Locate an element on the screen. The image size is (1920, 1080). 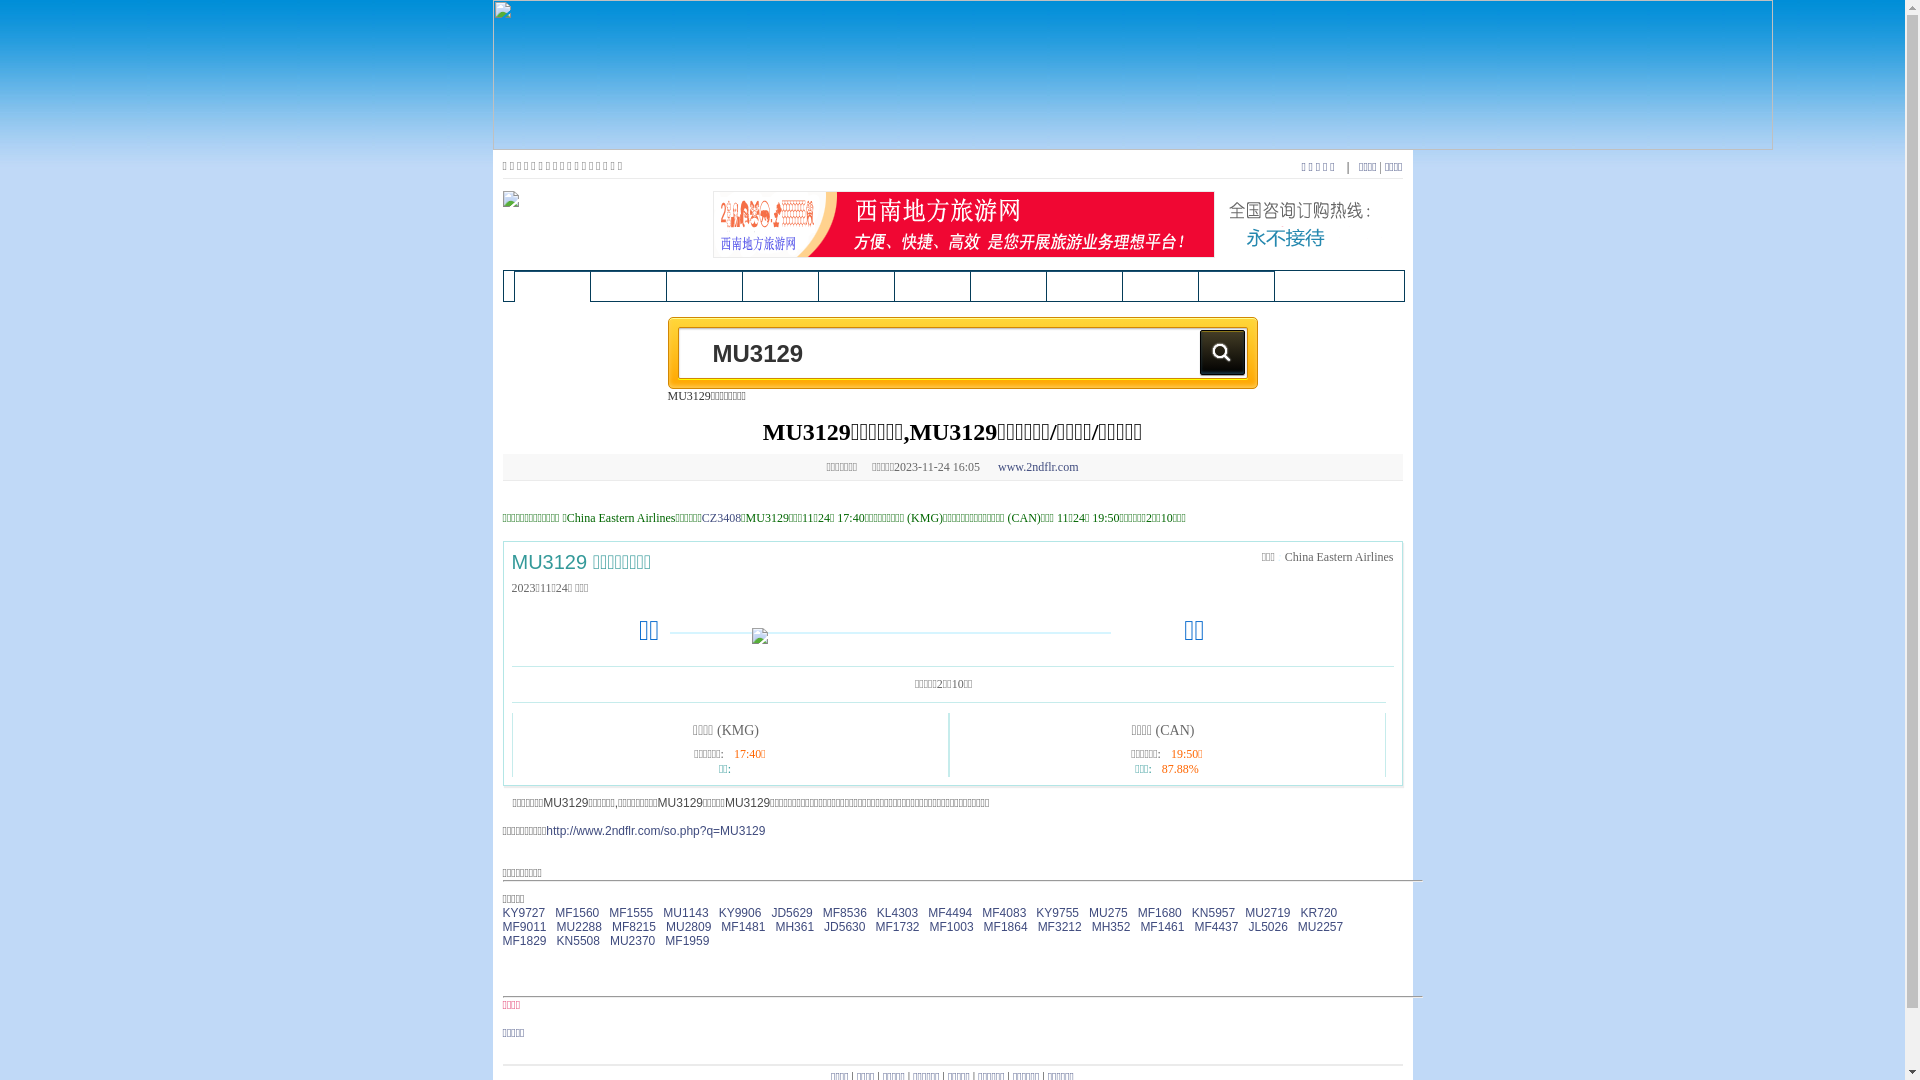
'Search' is located at coordinates (1207, 350).